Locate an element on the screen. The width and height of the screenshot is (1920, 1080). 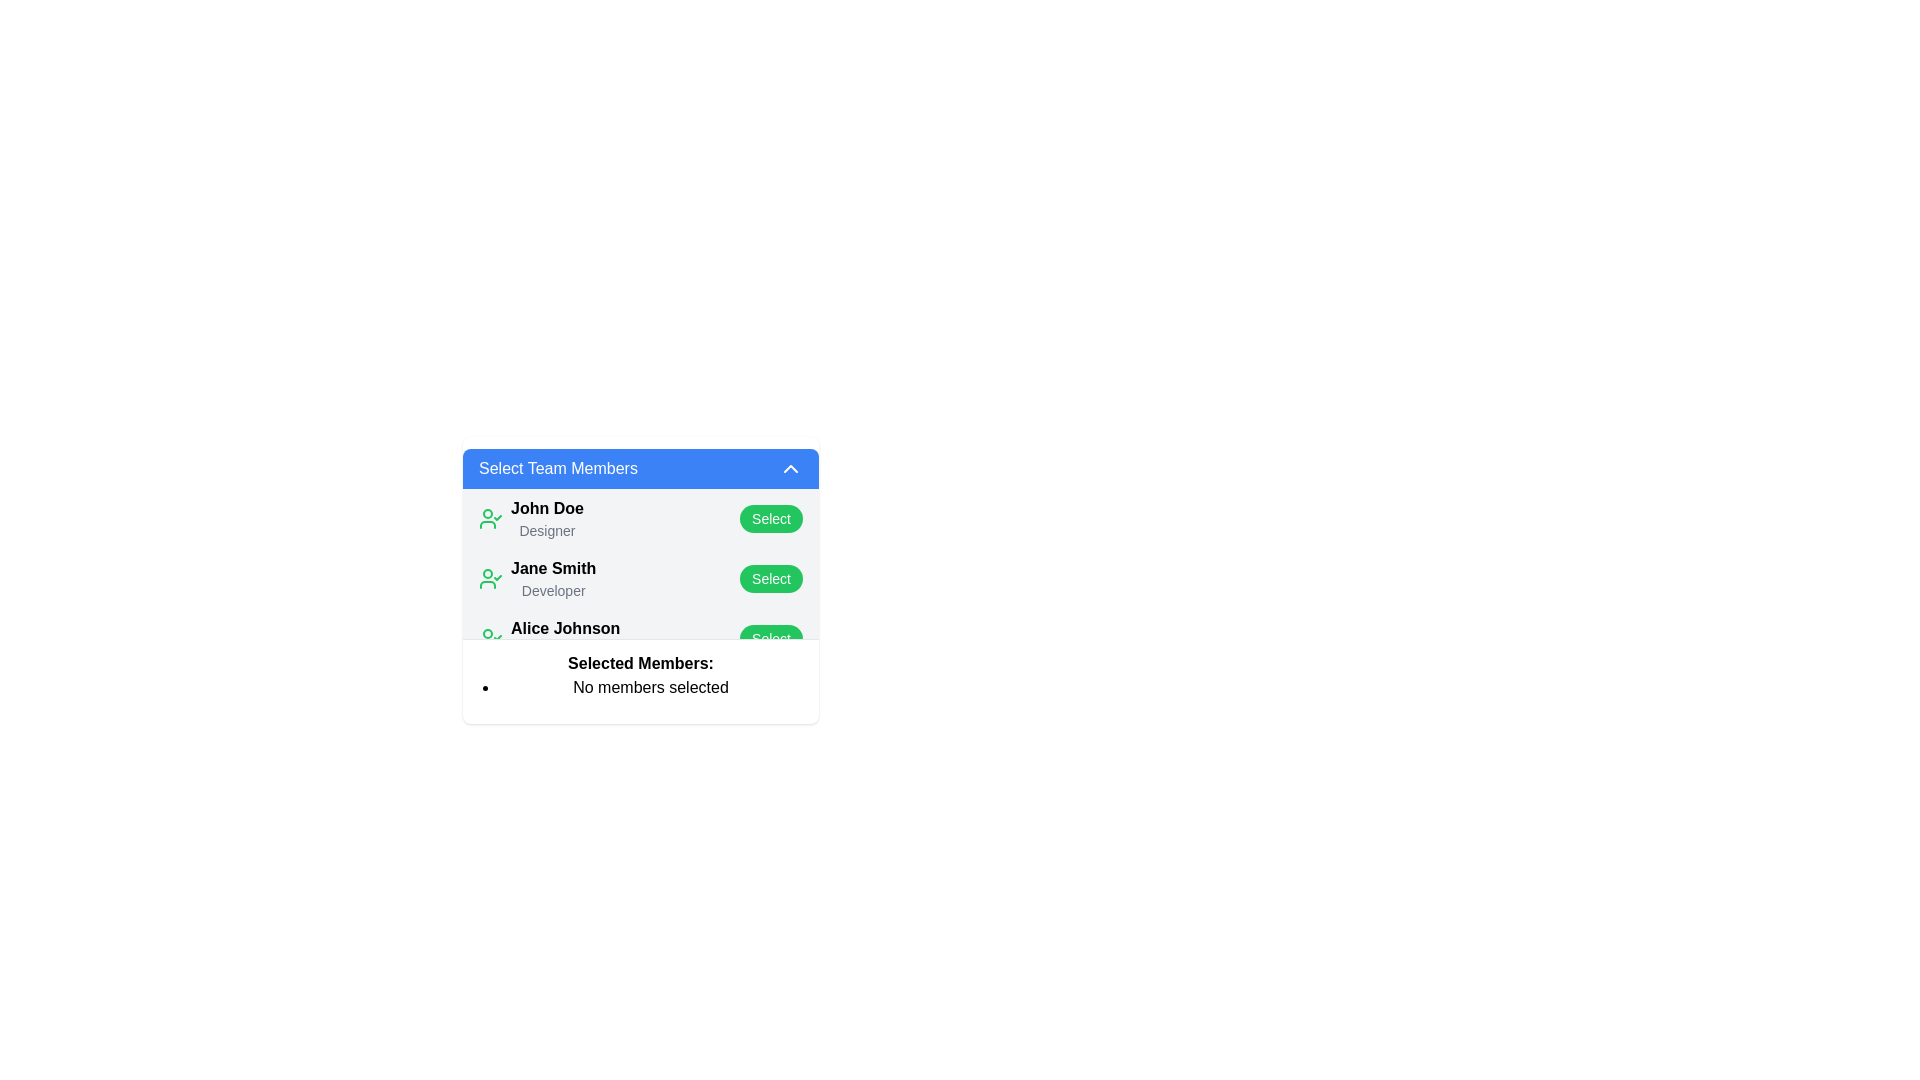
the text label displaying 'John Doe' to activate any tooltips related to this team member is located at coordinates (547, 508).